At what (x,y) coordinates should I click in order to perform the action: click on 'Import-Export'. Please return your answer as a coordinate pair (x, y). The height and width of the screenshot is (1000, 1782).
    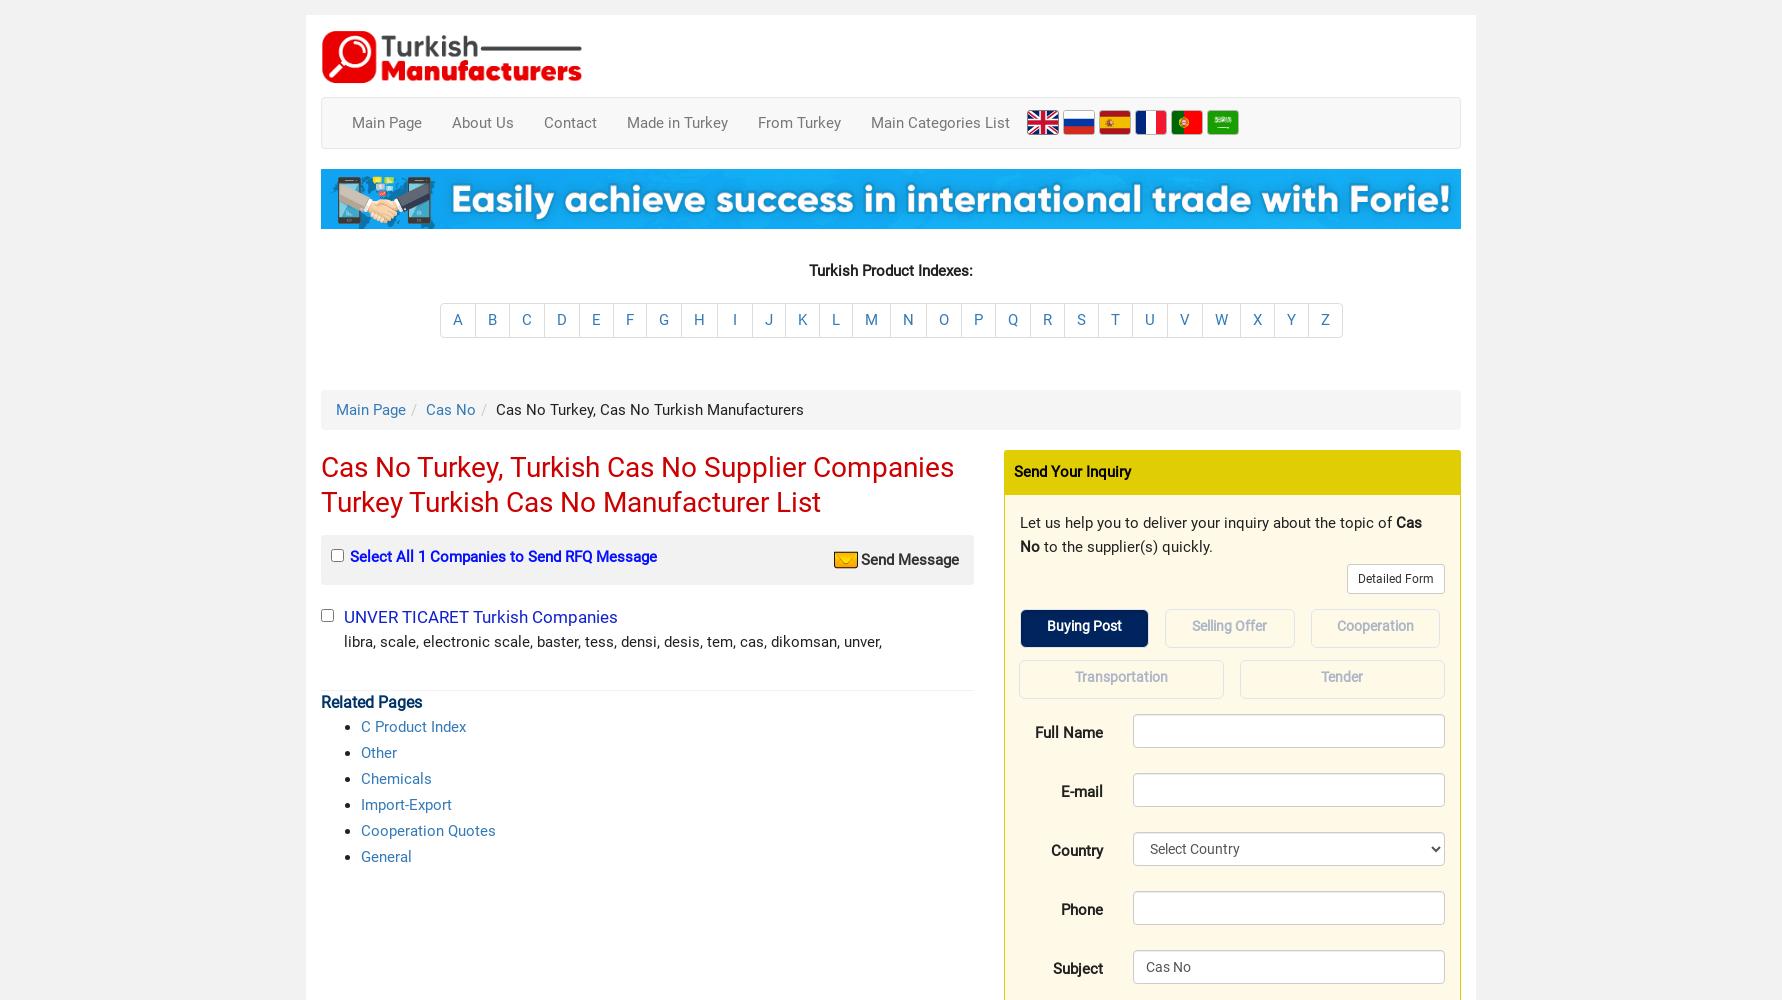
    Looking at the image, I should click on (406, 805).